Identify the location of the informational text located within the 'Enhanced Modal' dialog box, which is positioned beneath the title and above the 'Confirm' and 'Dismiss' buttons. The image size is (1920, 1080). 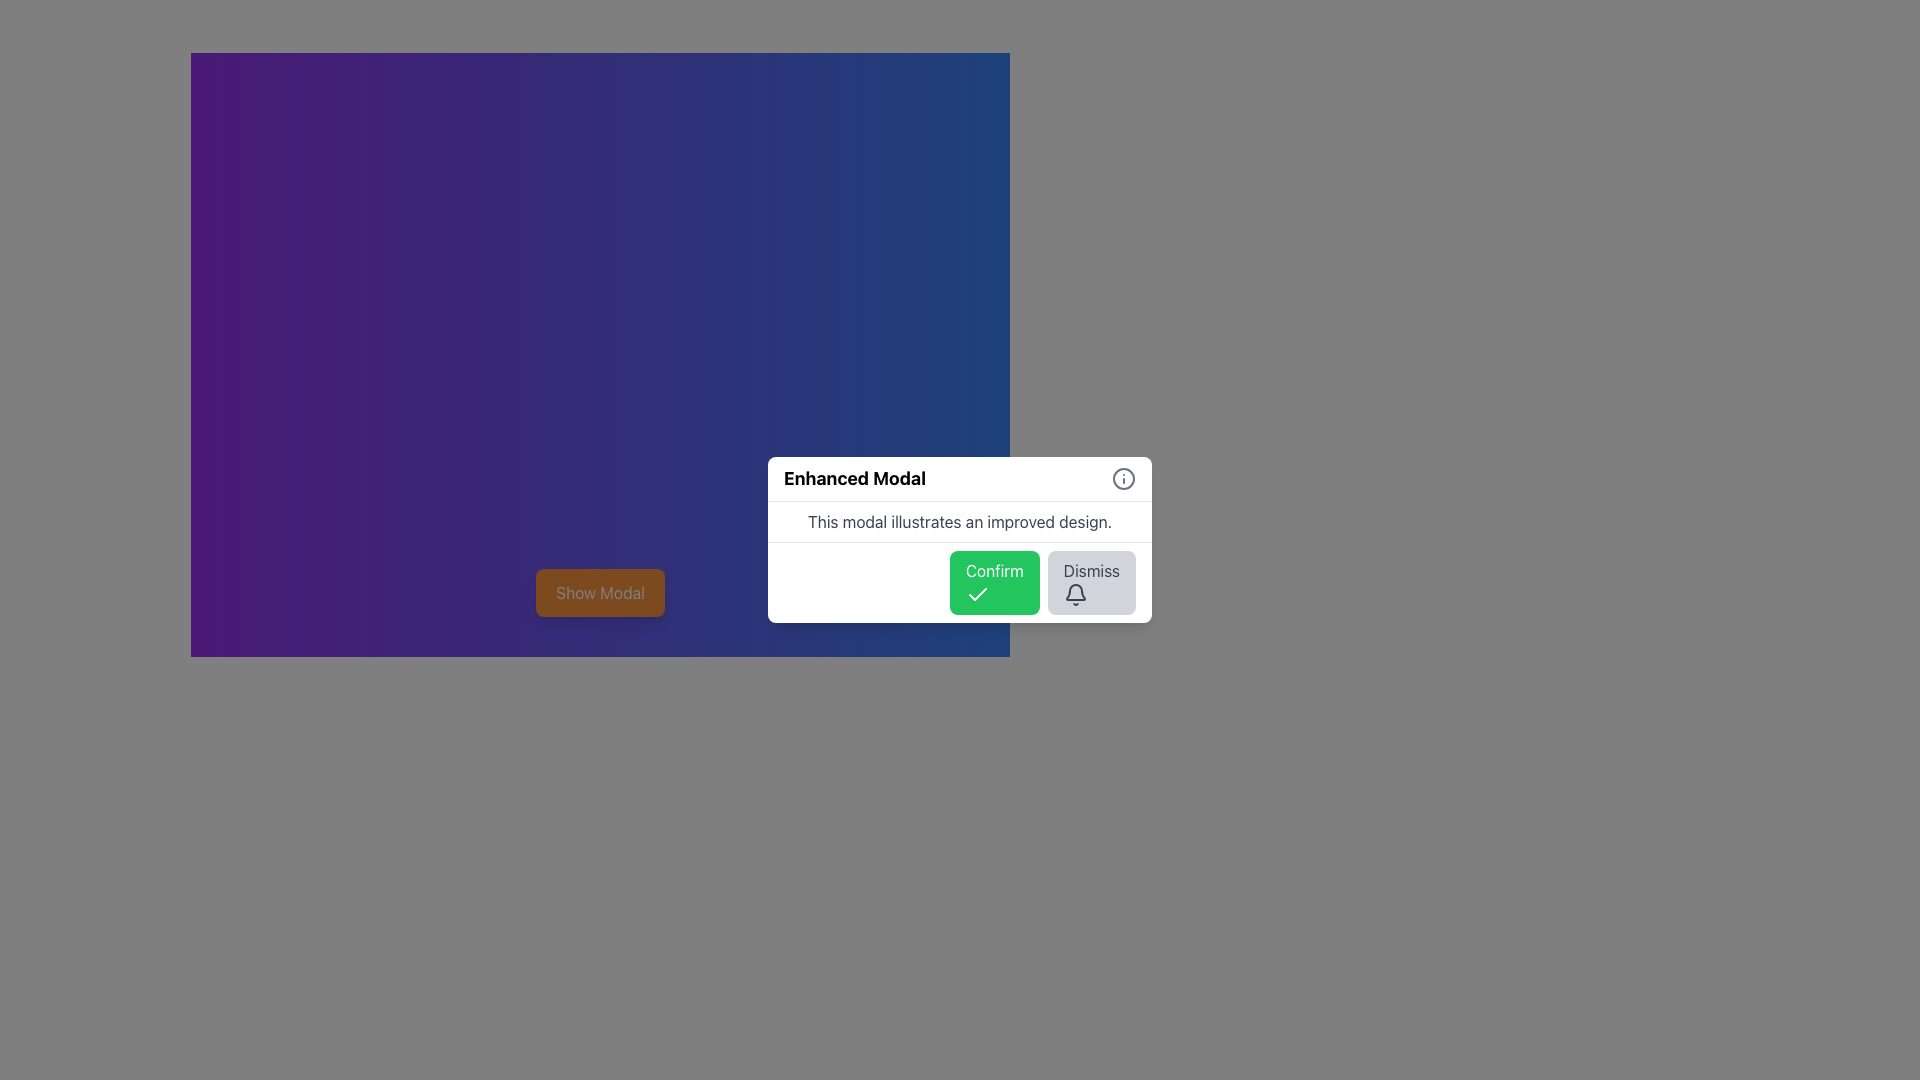
(960, 520).